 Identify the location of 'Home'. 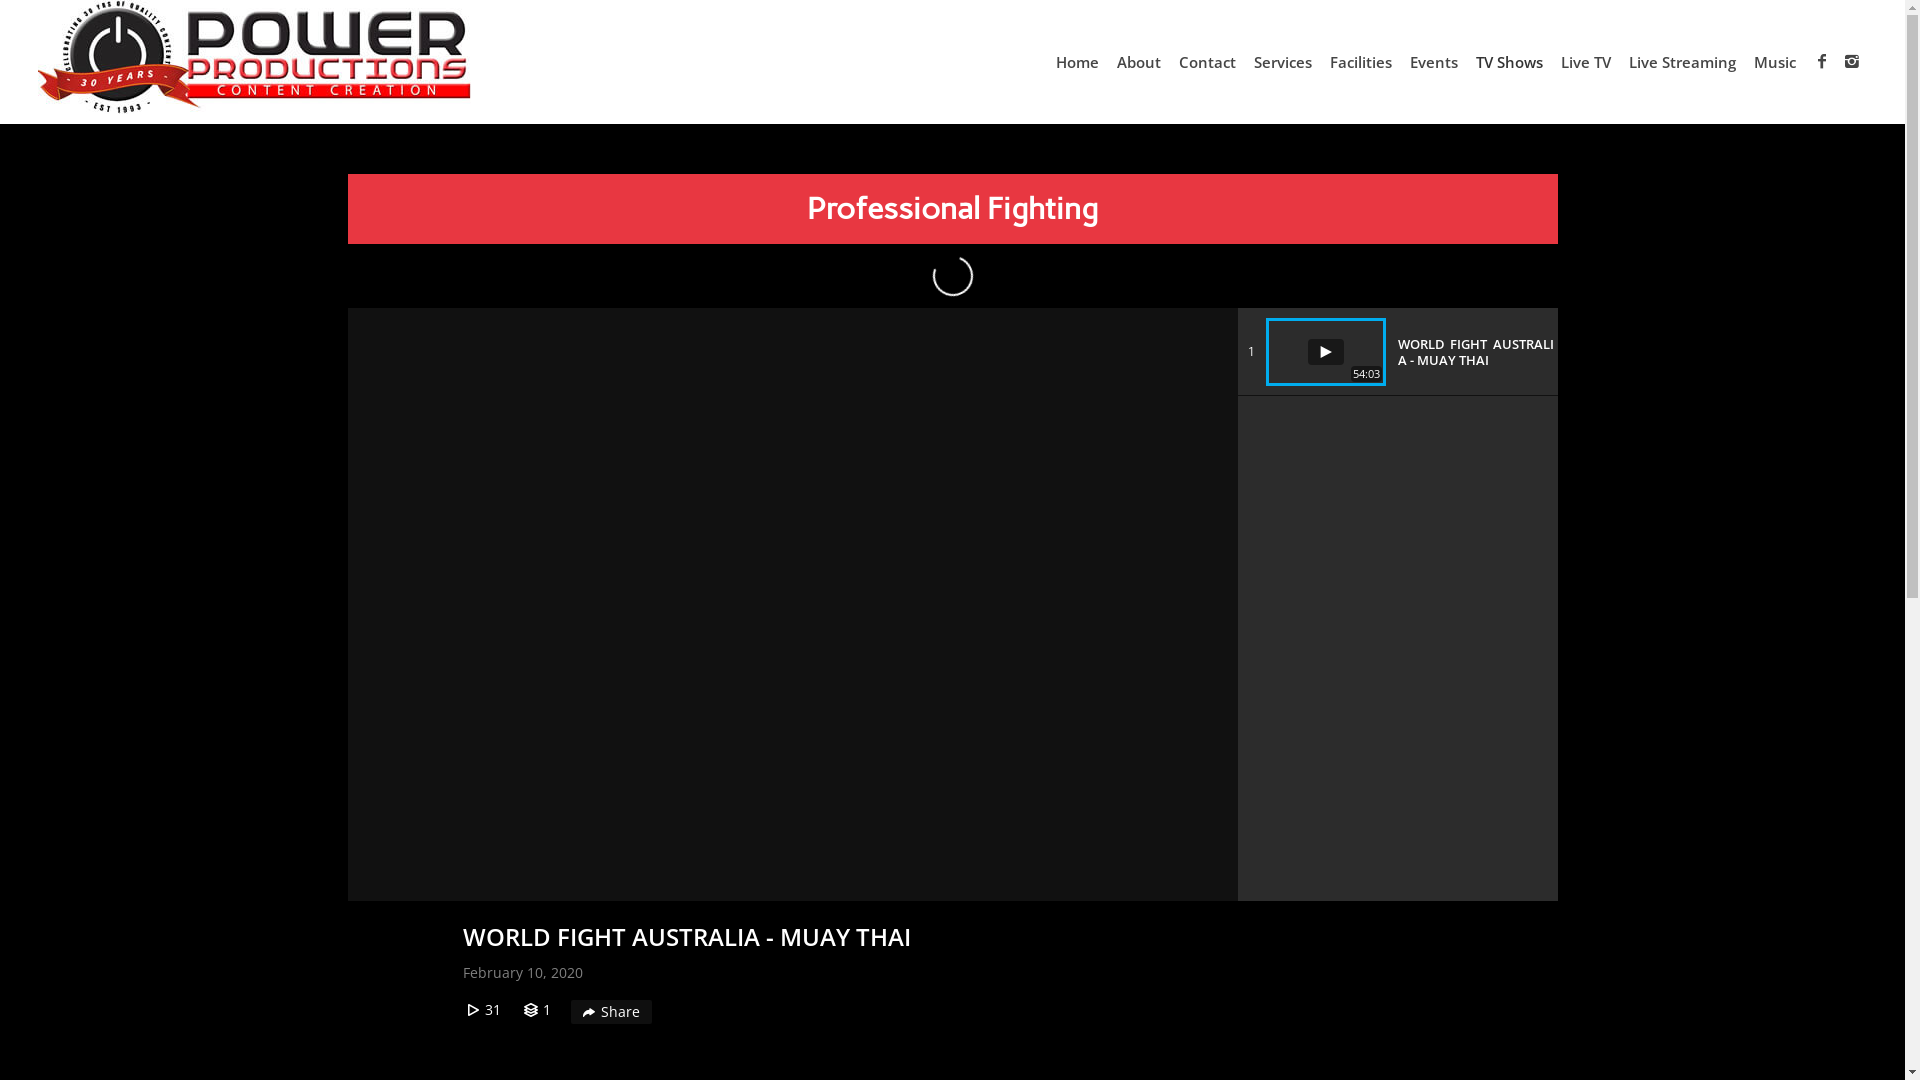
(1076, 60).